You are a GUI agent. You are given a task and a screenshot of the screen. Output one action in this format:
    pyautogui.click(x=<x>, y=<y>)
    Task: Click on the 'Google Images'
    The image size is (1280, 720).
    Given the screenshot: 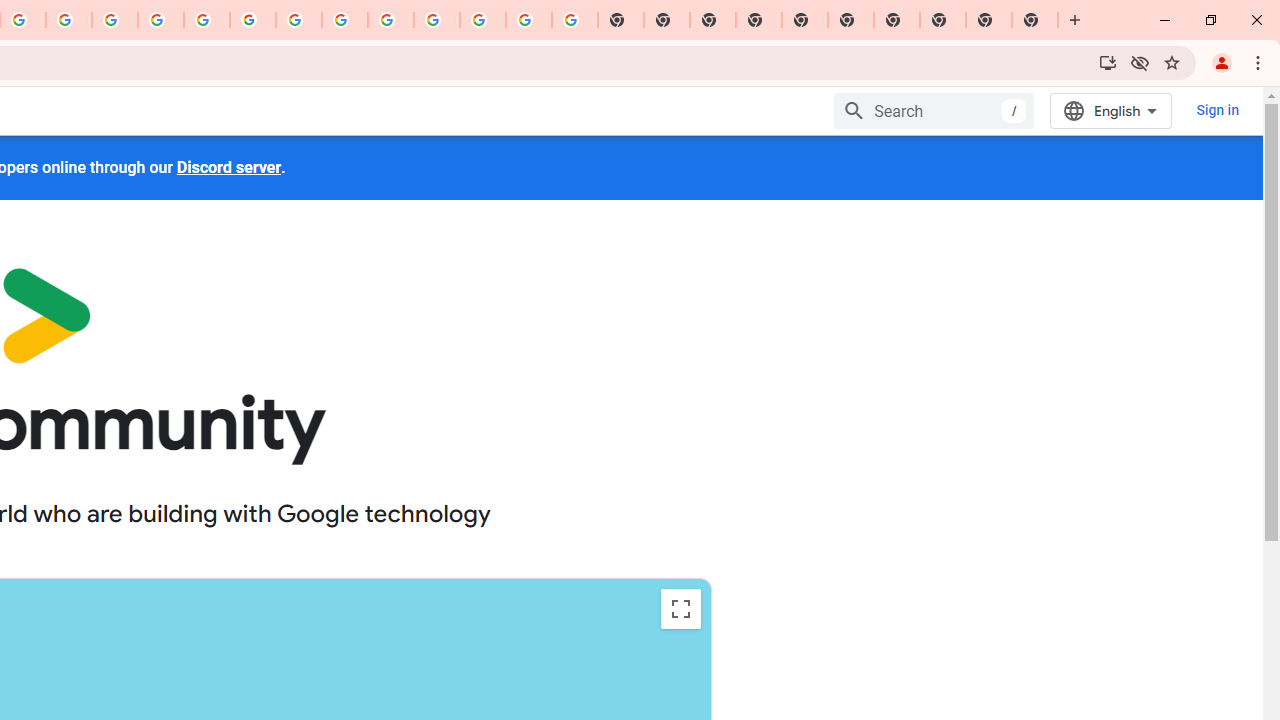 What is the action you would take?
    pyautogui.click(x=573, y=20)
    